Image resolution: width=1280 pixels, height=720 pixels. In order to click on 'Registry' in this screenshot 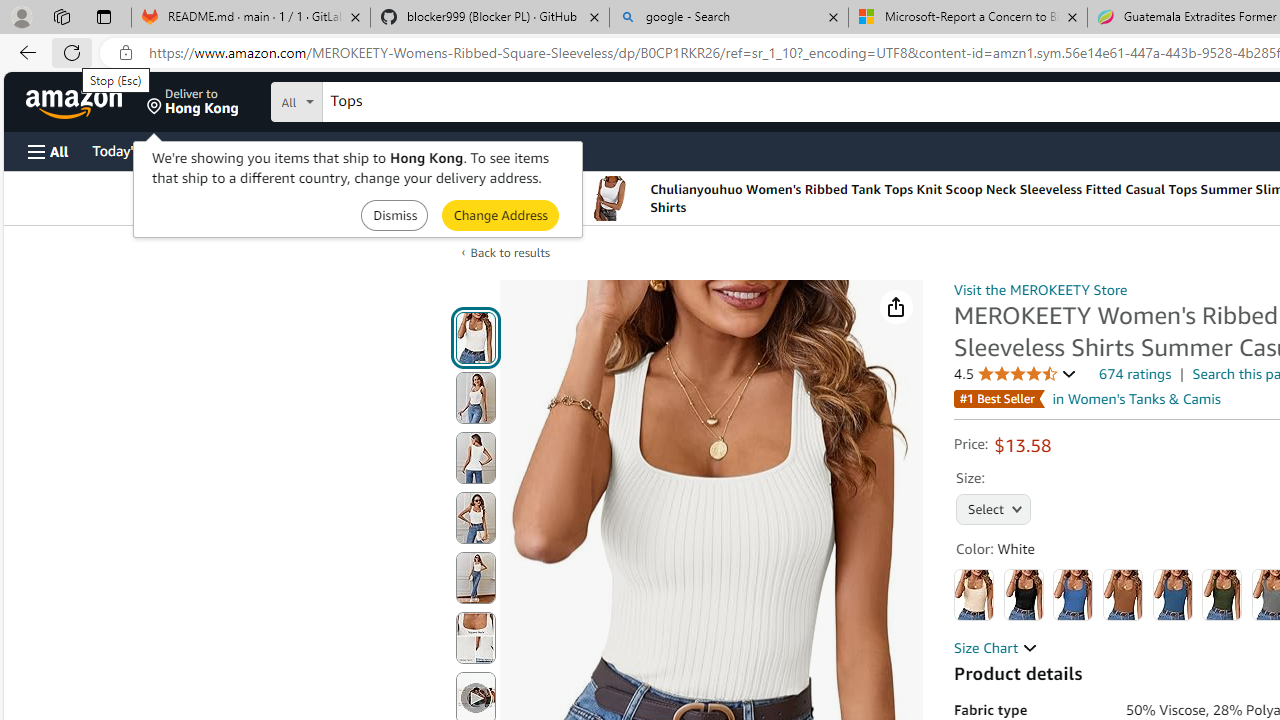, I will do `click(360, 149)`.